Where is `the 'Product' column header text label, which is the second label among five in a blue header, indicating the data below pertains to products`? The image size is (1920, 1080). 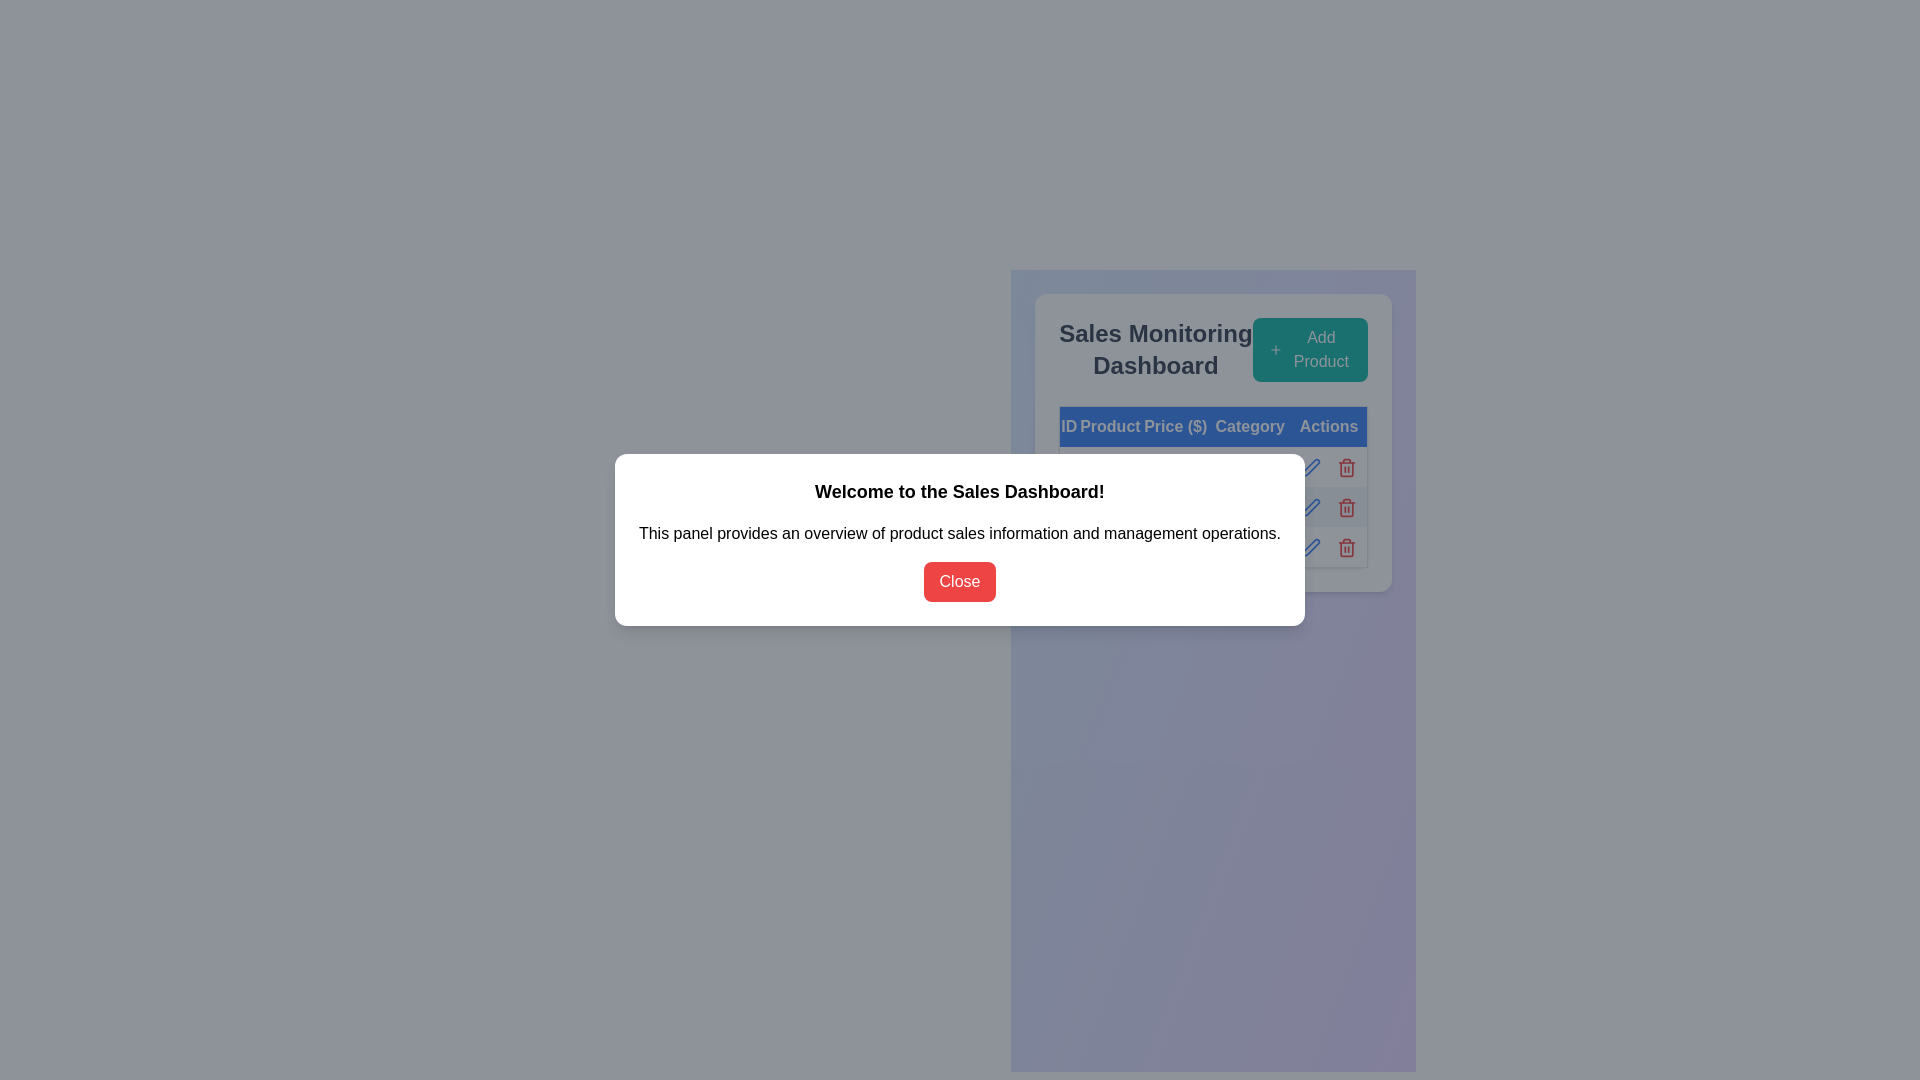
the 'Product' column header text label, which is the second label among five in a blue header, indicating the data below pertains to products is located at coordinates (1109, 425).